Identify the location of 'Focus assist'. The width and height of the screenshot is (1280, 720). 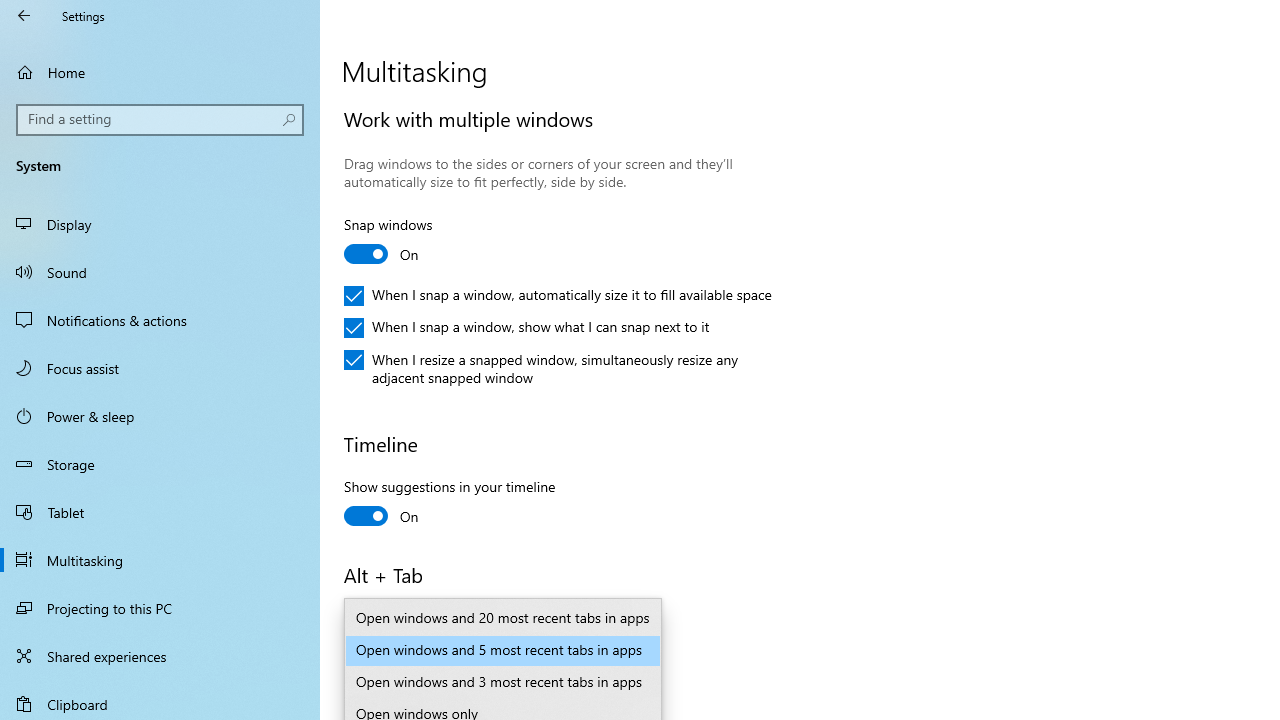
(160, 367).